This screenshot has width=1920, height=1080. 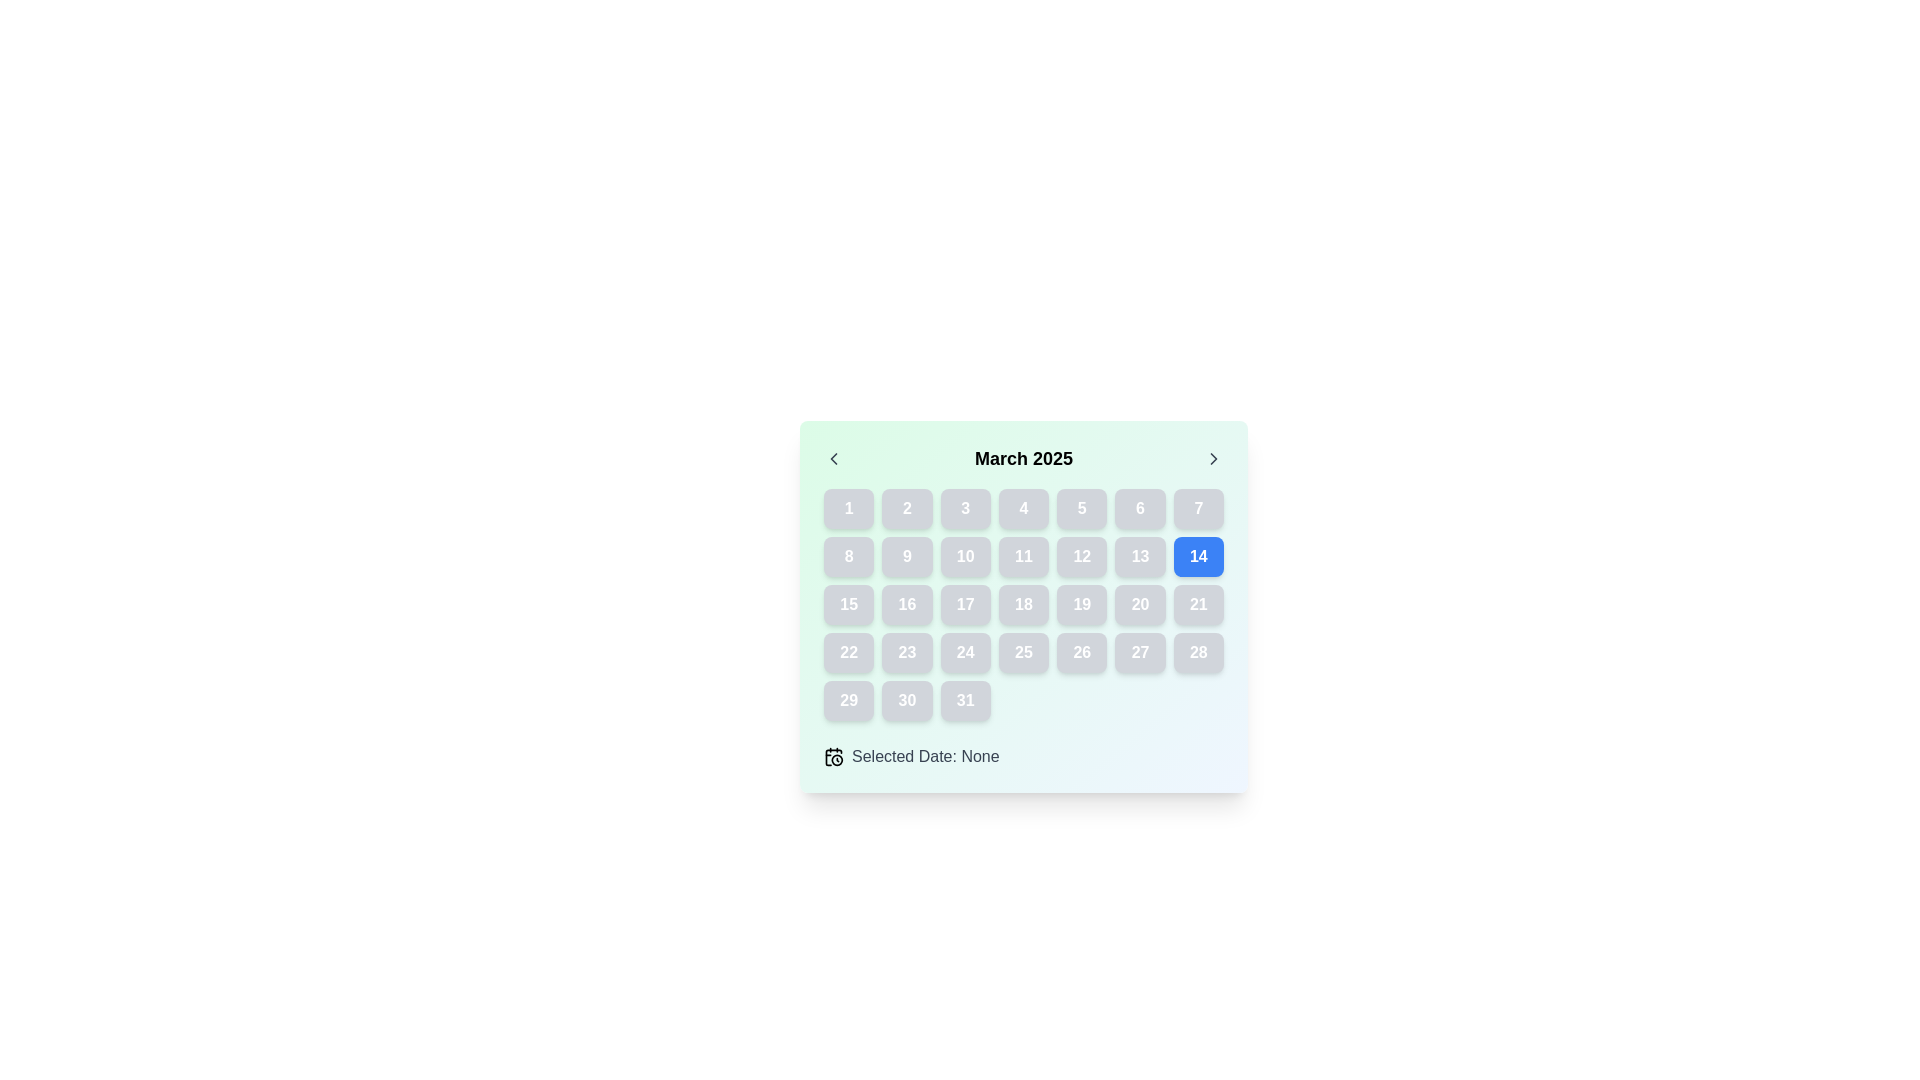 I want to click on the button that allows the user to select the 6th day of the displayed month, located in the first row, sixth column of the grid, so click(x=1140, y=508).